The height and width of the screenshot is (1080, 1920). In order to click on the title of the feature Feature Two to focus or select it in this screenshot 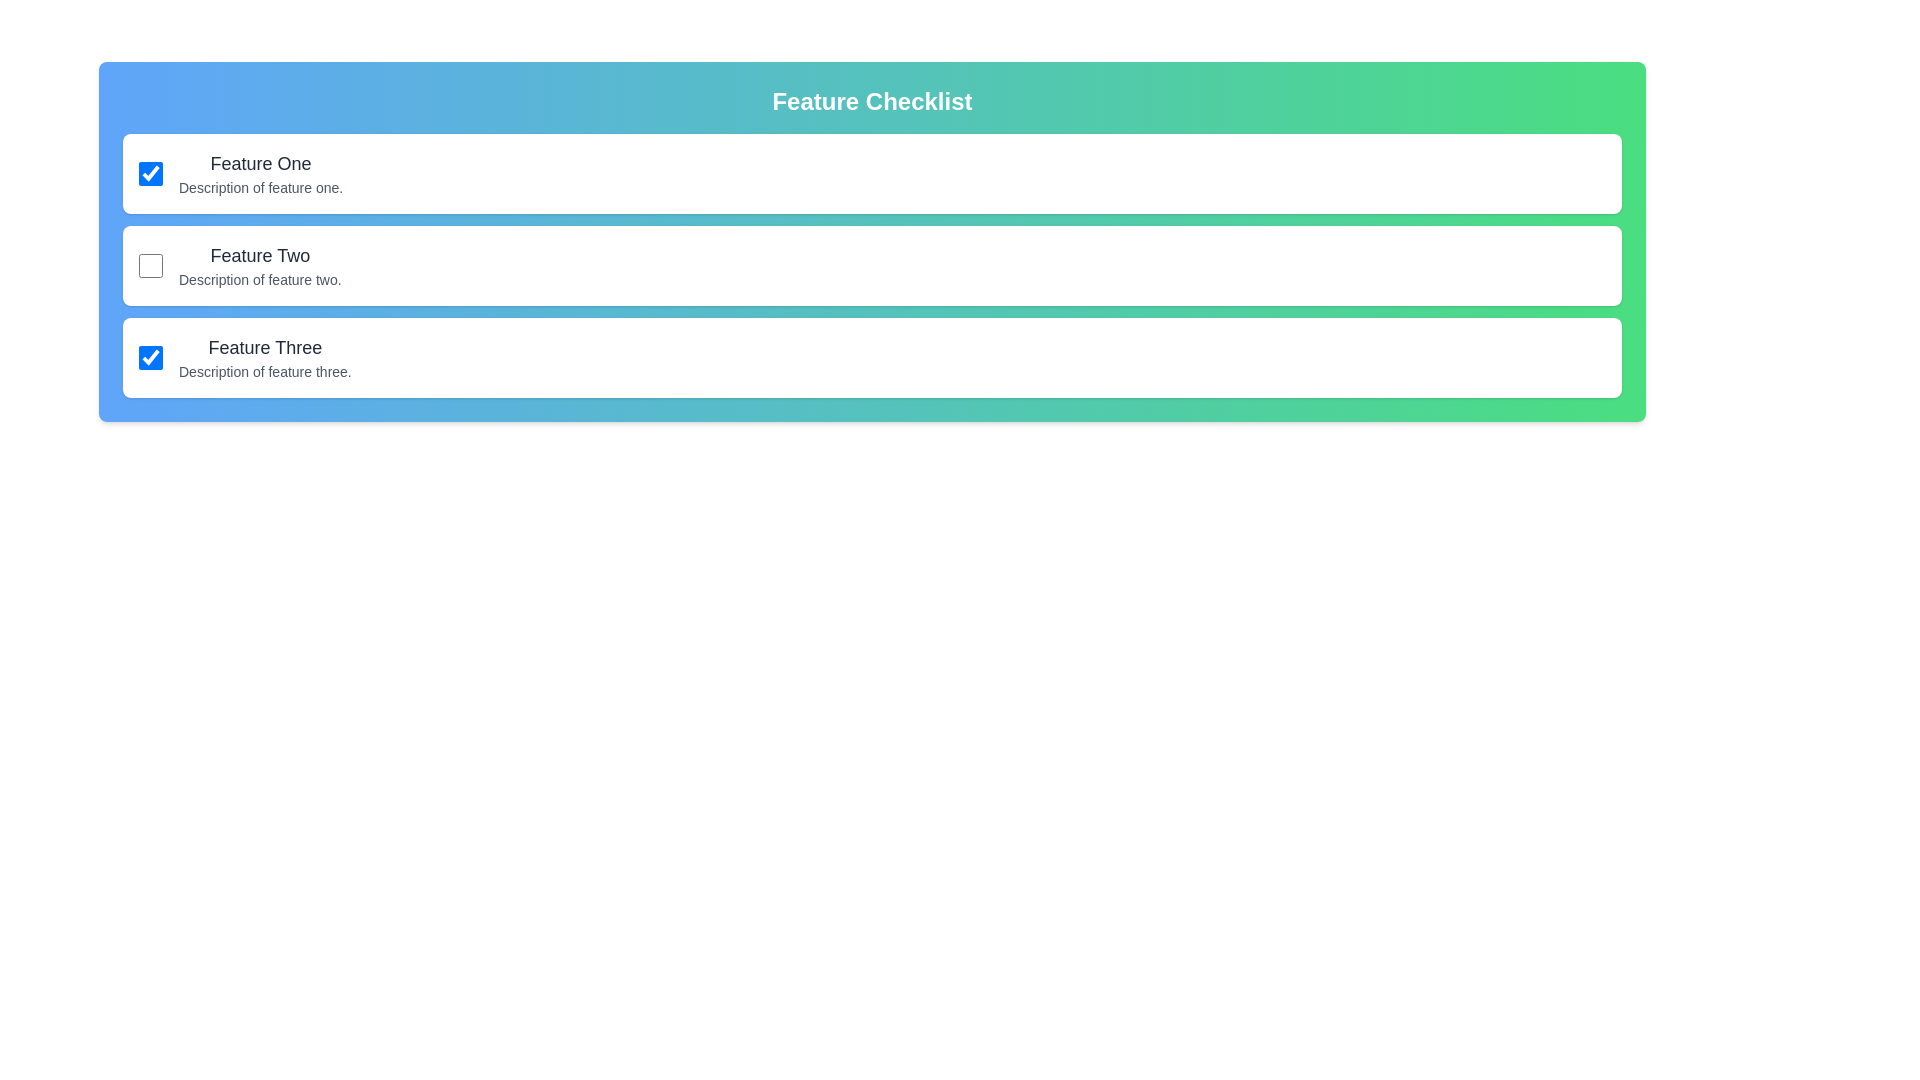, I will do `click(258, 254)`.